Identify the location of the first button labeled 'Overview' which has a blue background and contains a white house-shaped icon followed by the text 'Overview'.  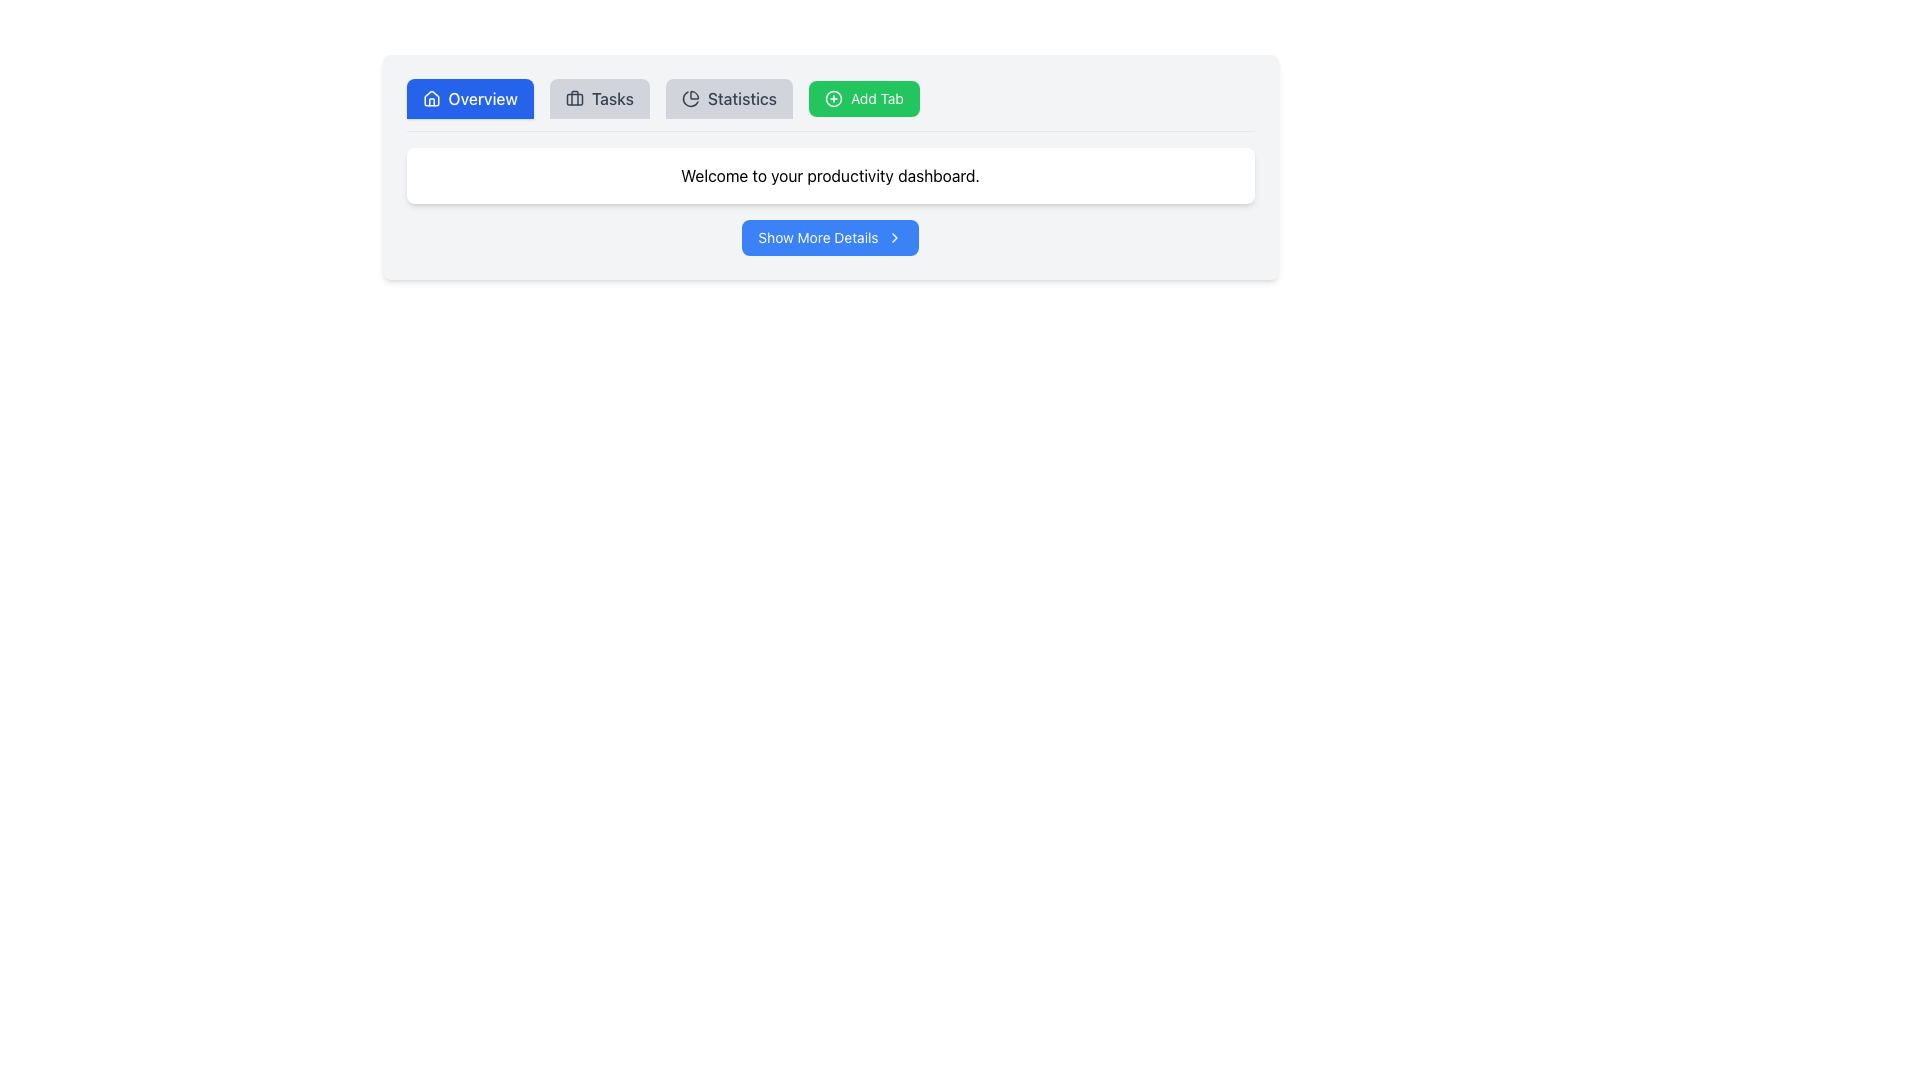
(469, 99).